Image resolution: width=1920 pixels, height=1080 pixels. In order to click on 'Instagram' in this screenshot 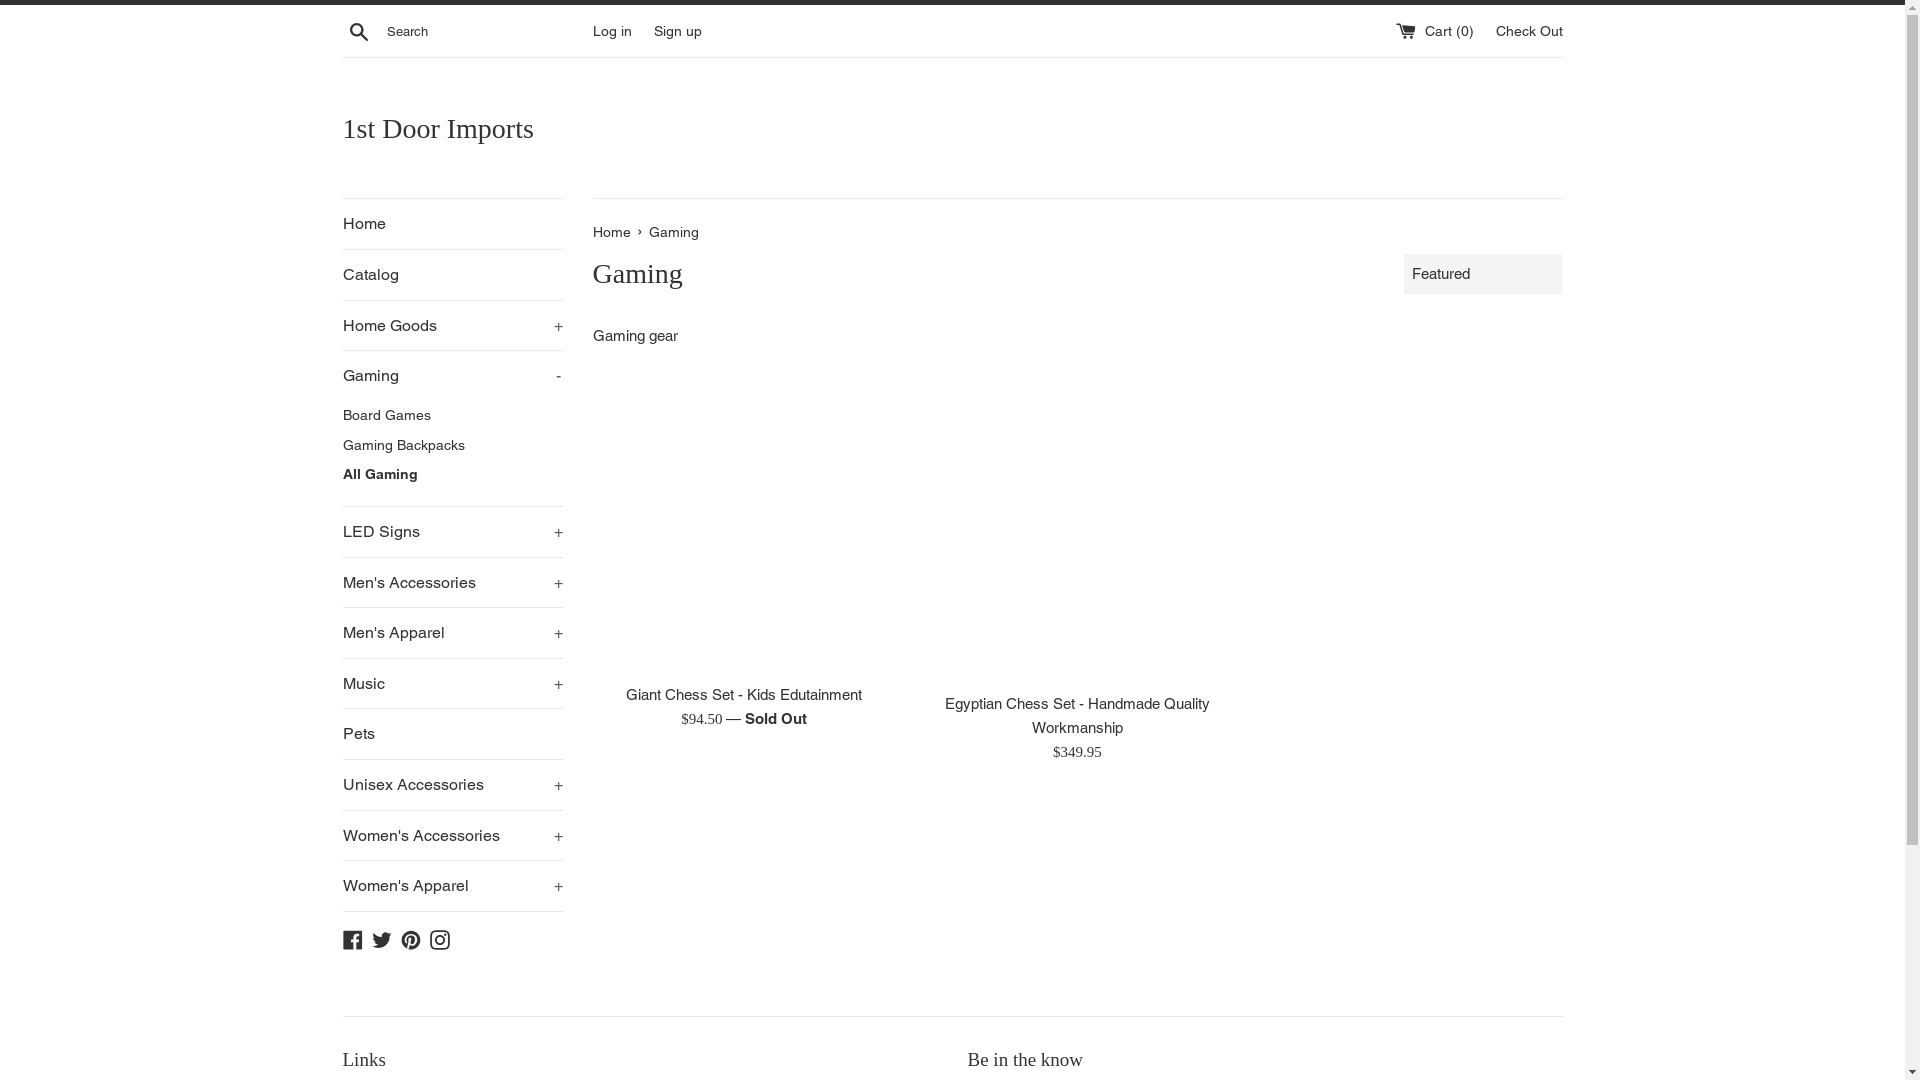, I will do `click(429, 938)`.